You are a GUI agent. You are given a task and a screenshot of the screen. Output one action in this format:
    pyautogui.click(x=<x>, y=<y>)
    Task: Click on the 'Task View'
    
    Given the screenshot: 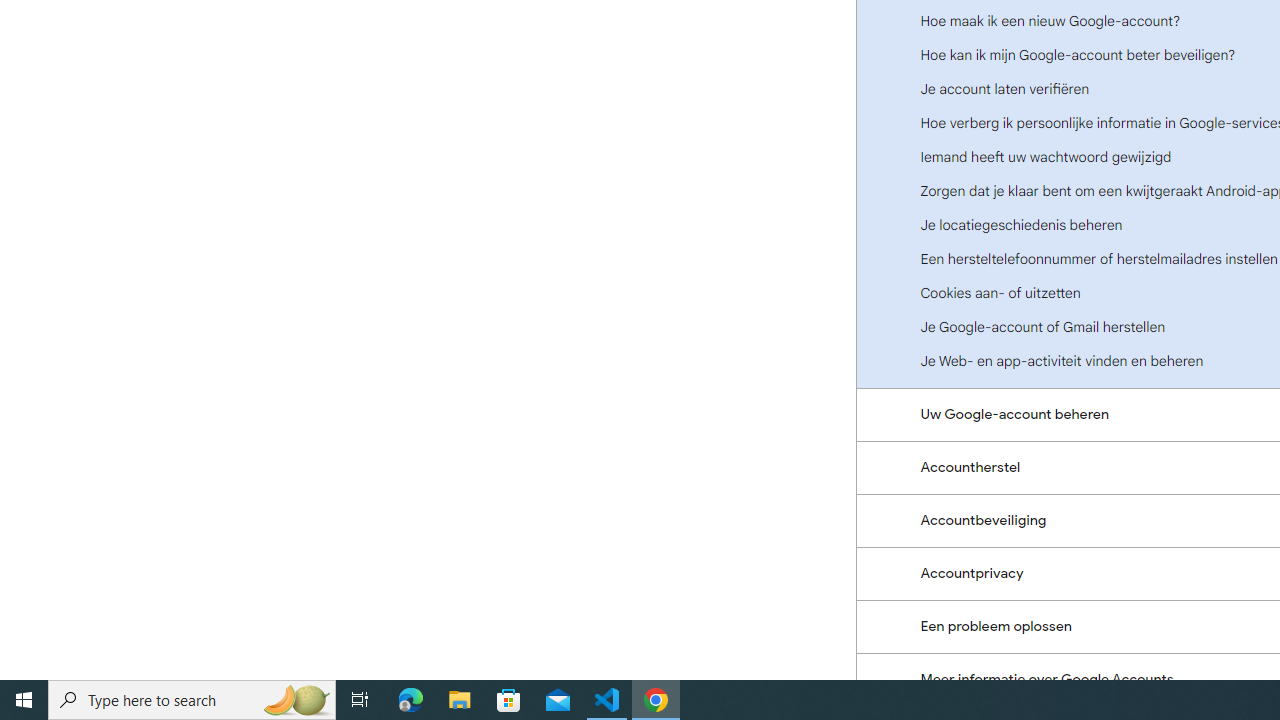 What is the action you would take?
    pyautogui.click(x=359, y=698)
    